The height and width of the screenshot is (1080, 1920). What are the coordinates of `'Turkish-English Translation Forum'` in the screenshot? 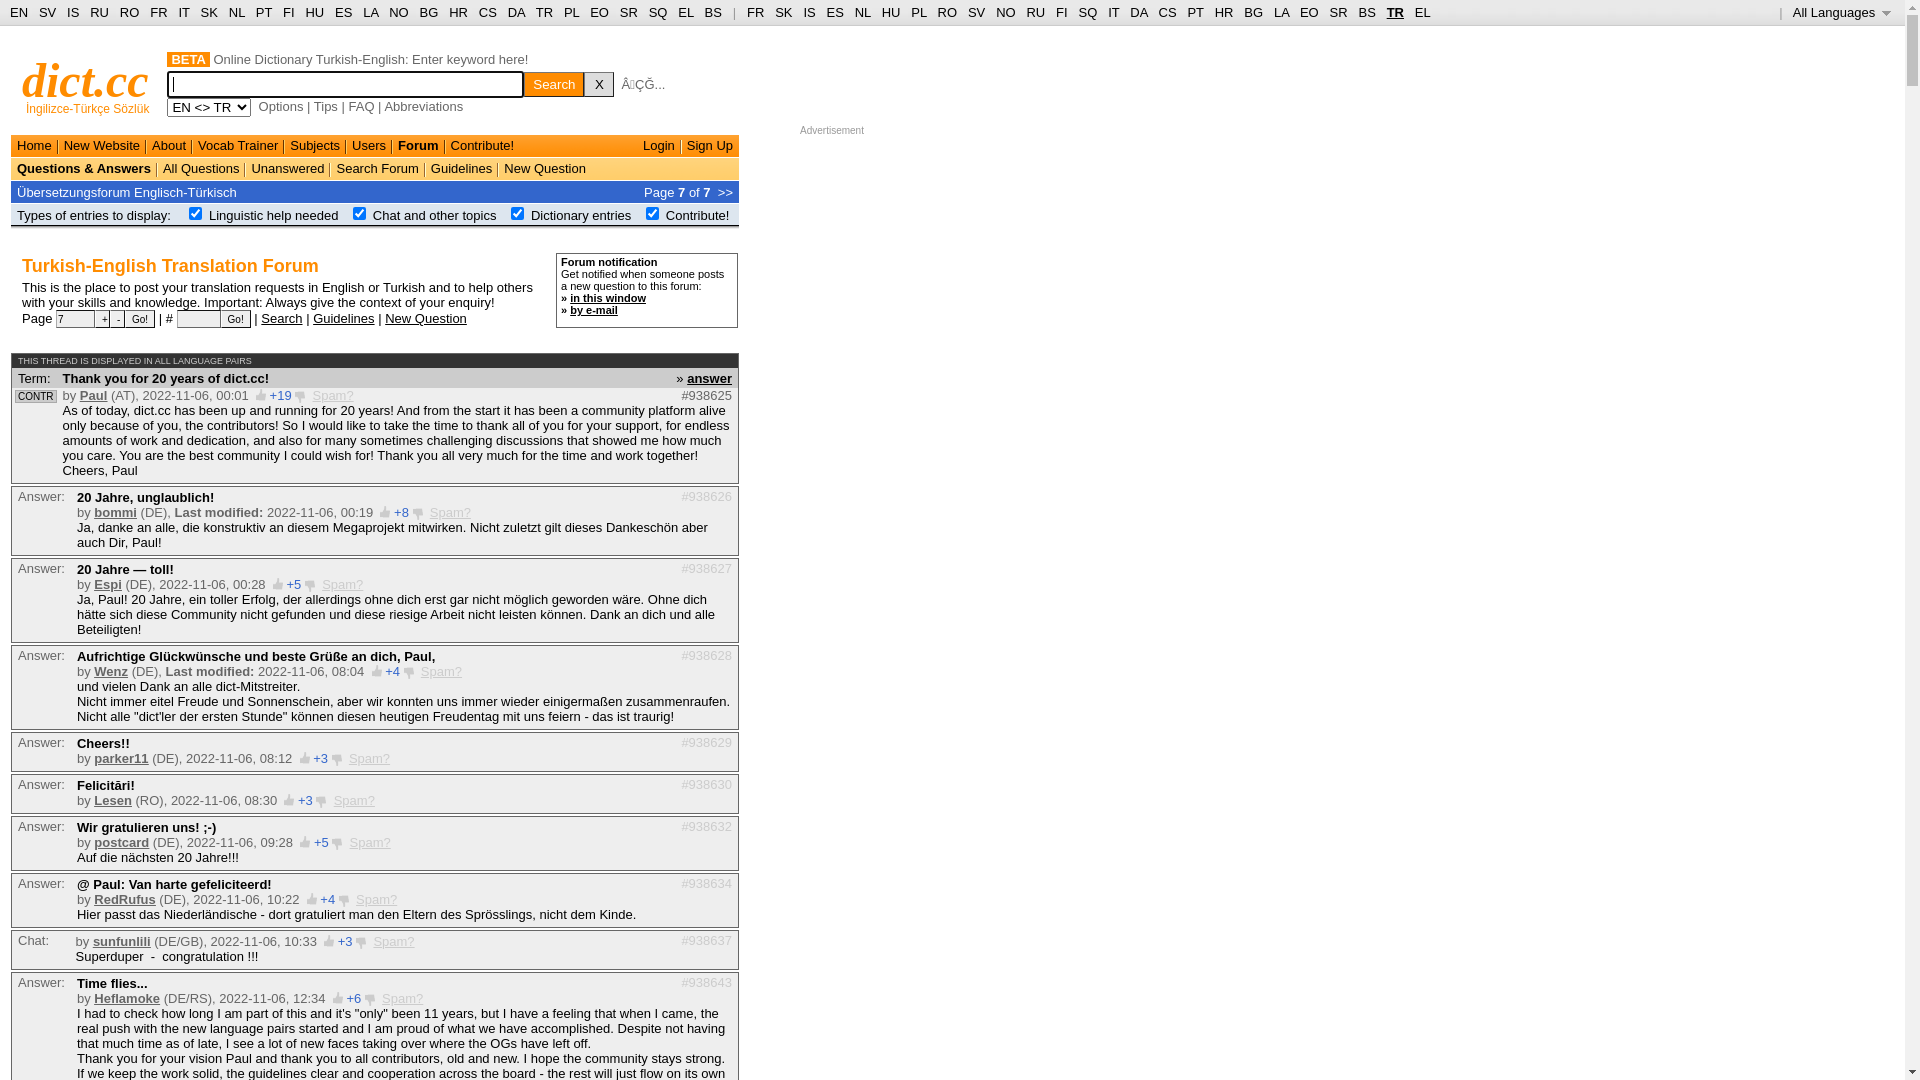 It's located at (170, 265).